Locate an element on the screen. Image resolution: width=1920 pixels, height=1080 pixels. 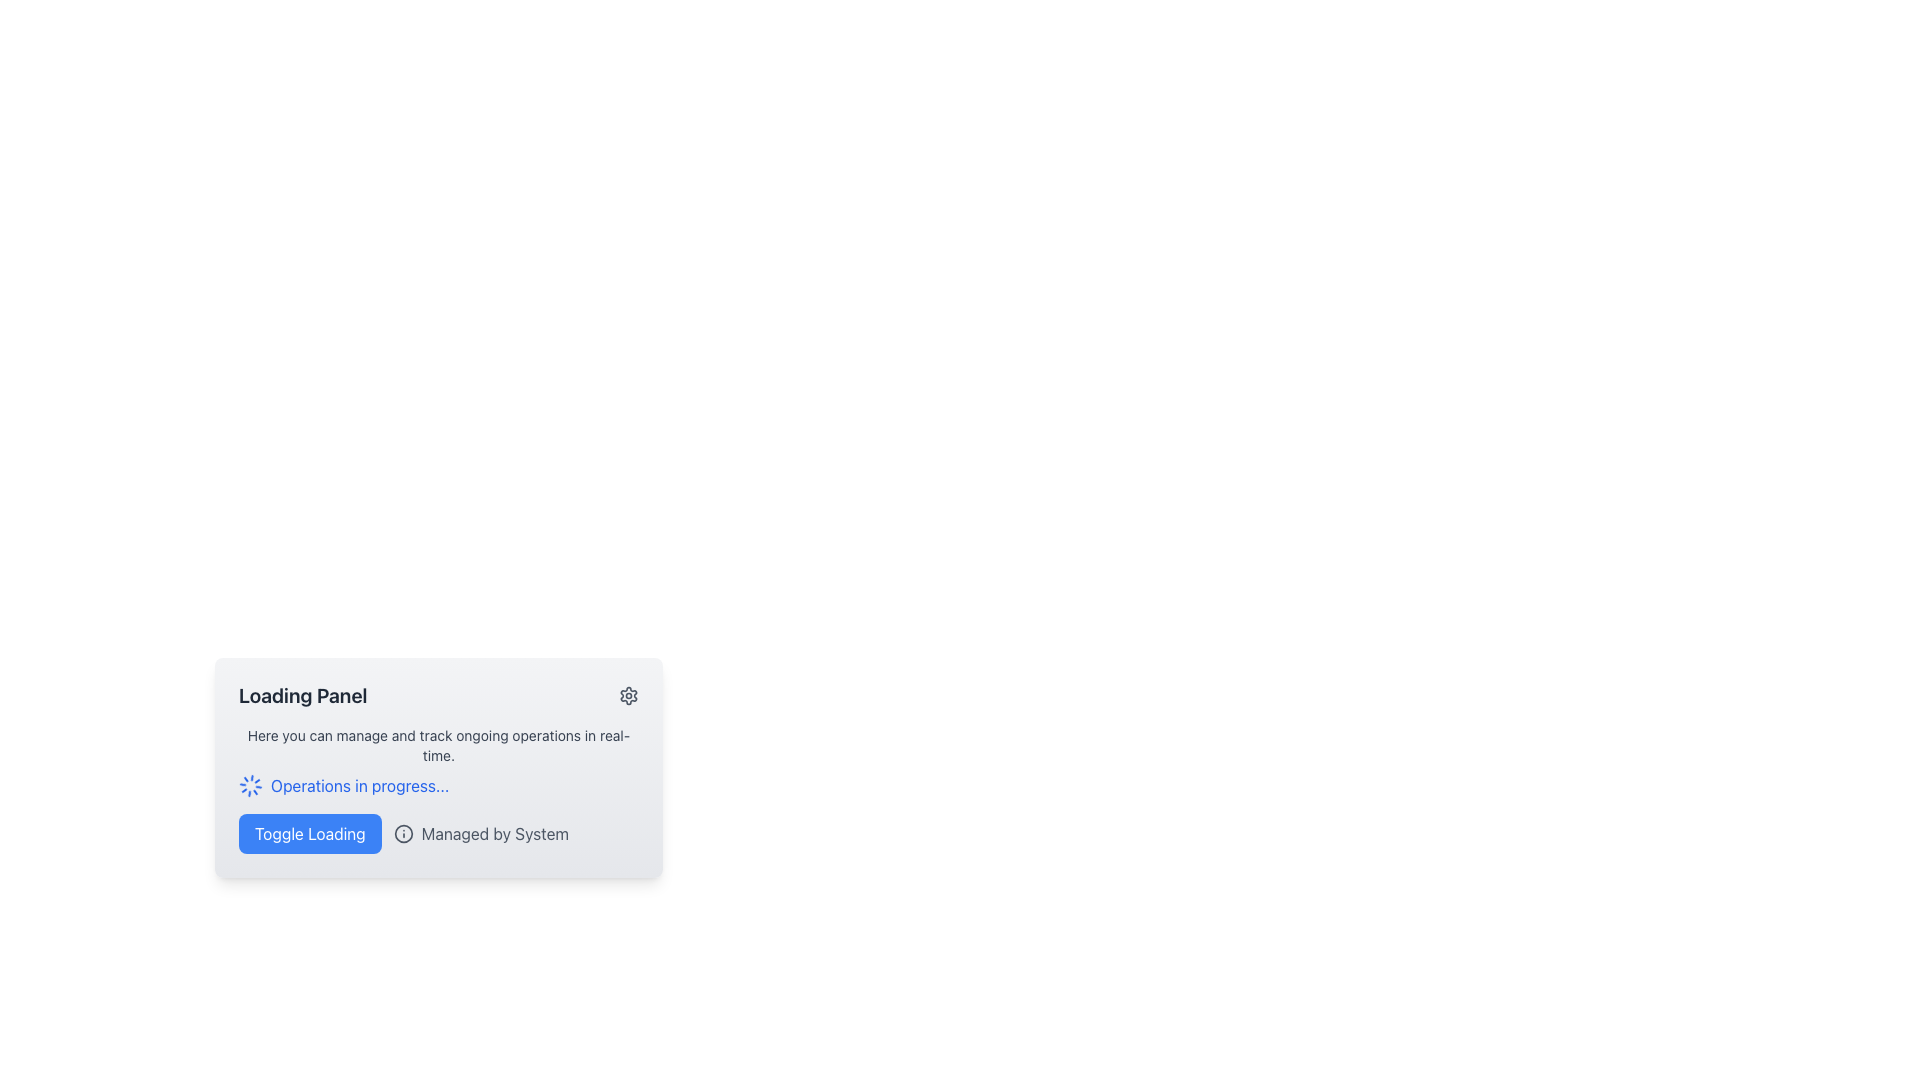
the gear icon located in the top-right corner of the 'Loading Panel' is located at coordinates (627, 694).